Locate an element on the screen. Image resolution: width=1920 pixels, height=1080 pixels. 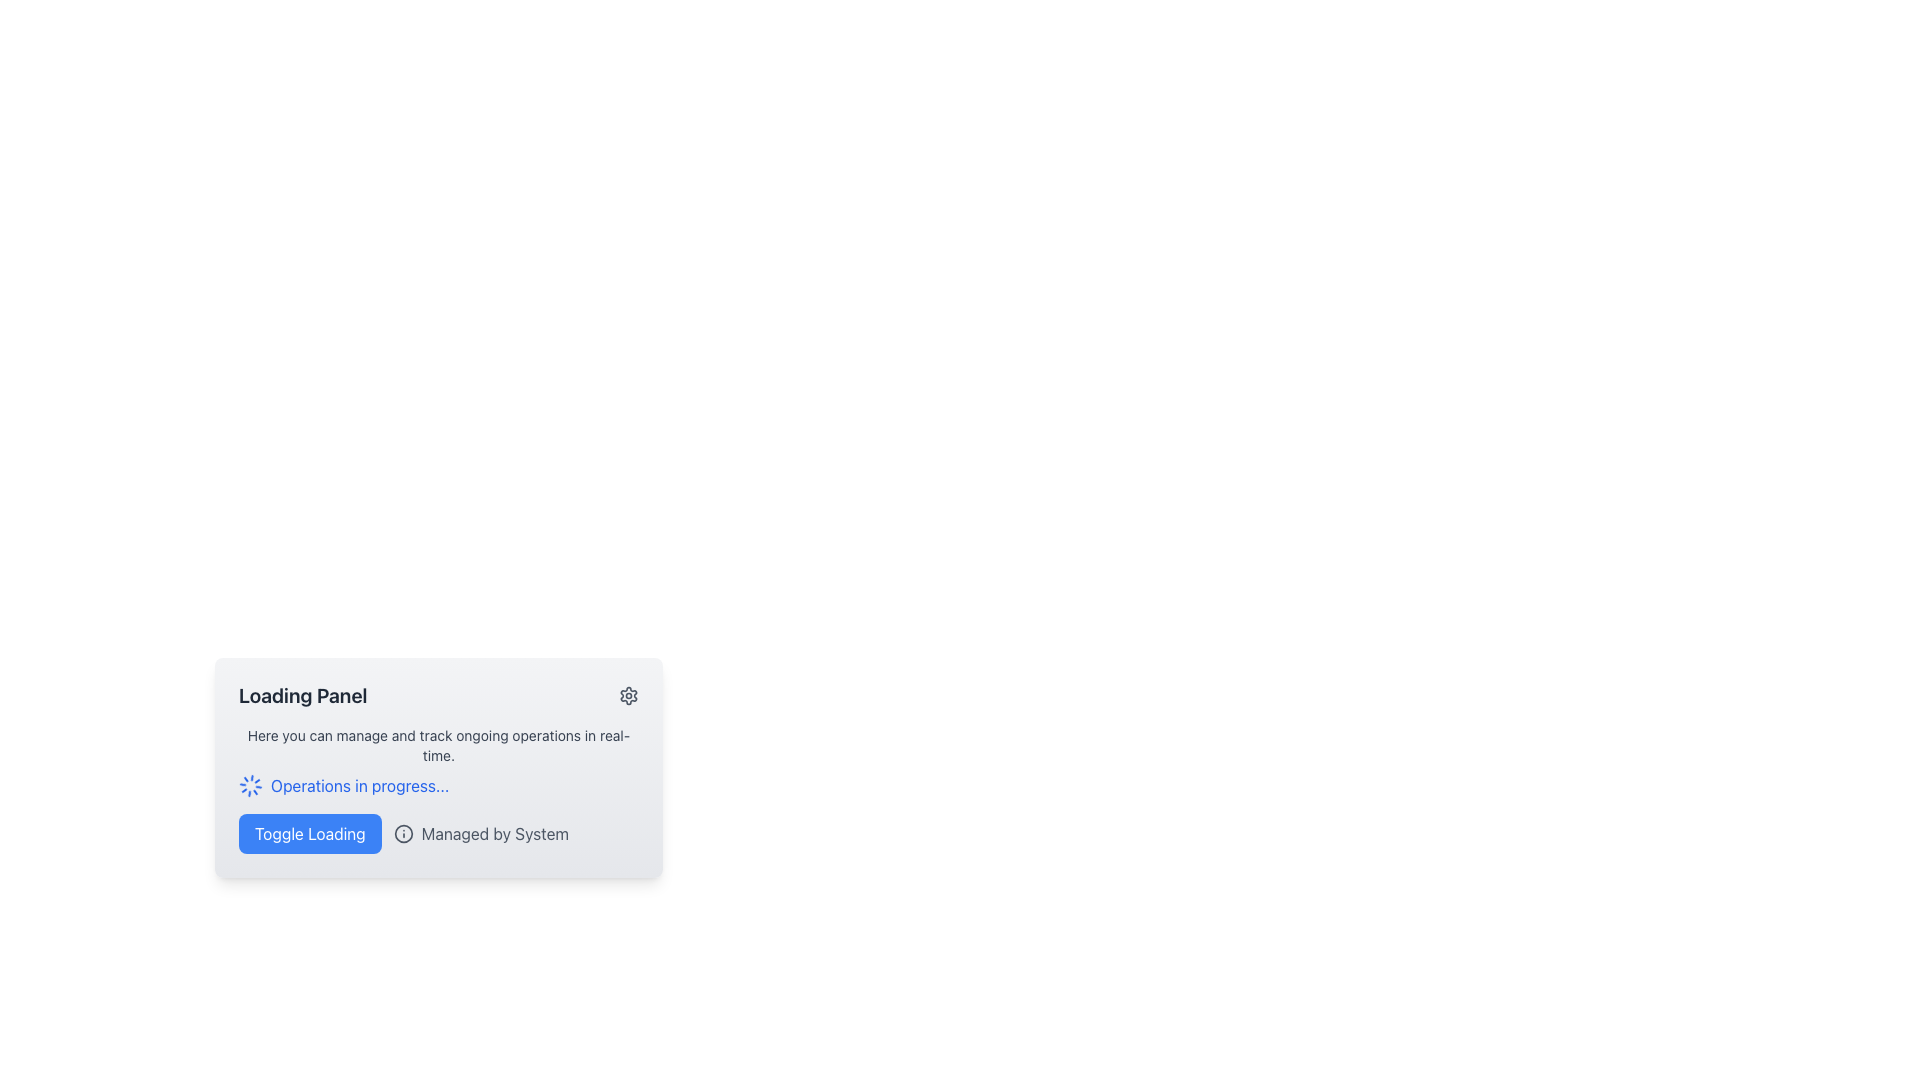
the gear icon located in the top-right corner of the 'Loading Panel' is located at coordinates (627, 694).